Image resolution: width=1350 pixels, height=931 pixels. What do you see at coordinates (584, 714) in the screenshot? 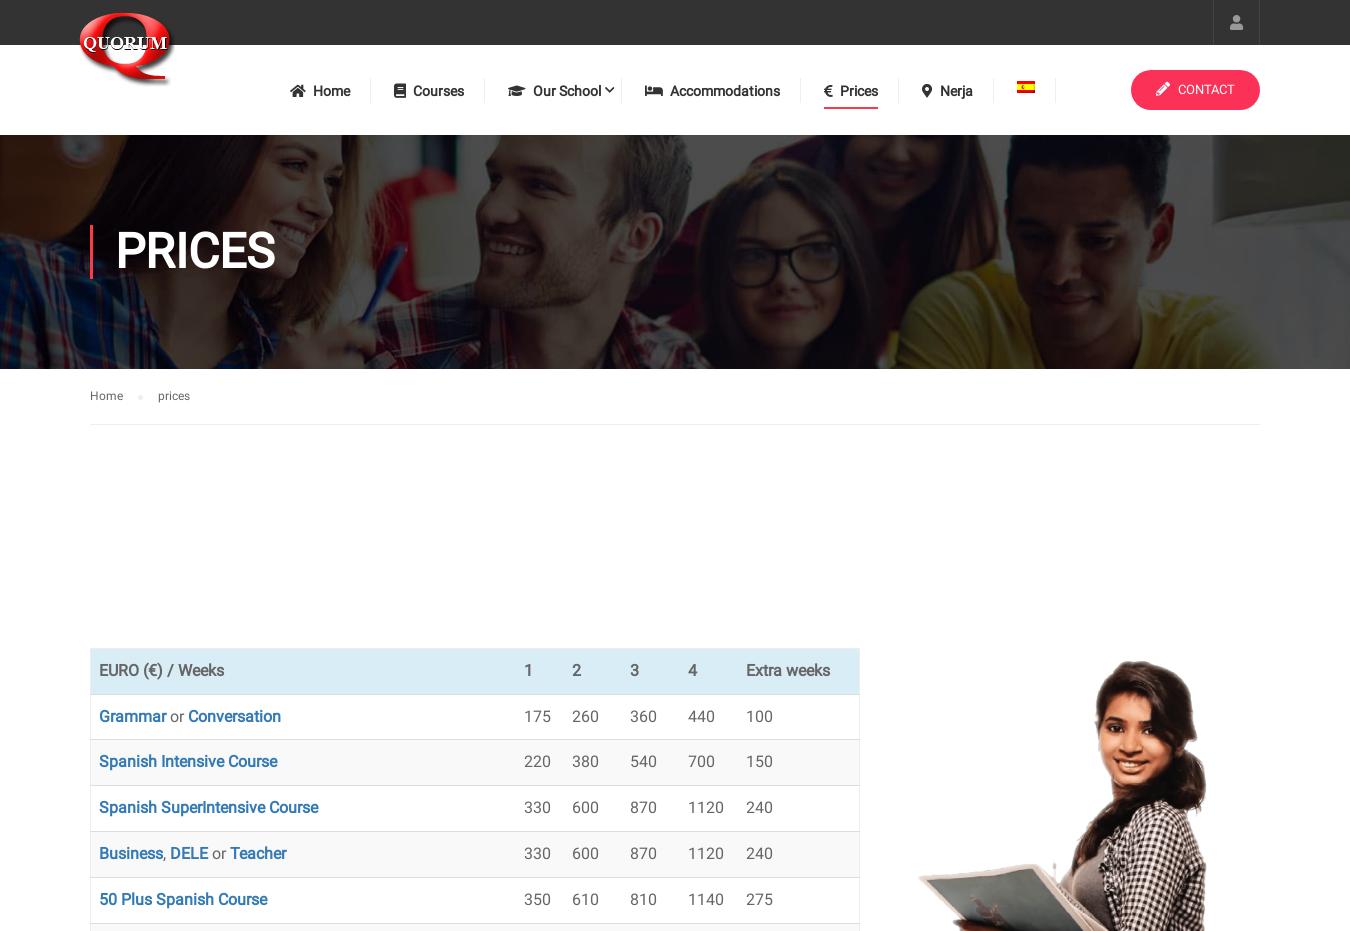
I see `'260'` at bounding box center [584, 714].